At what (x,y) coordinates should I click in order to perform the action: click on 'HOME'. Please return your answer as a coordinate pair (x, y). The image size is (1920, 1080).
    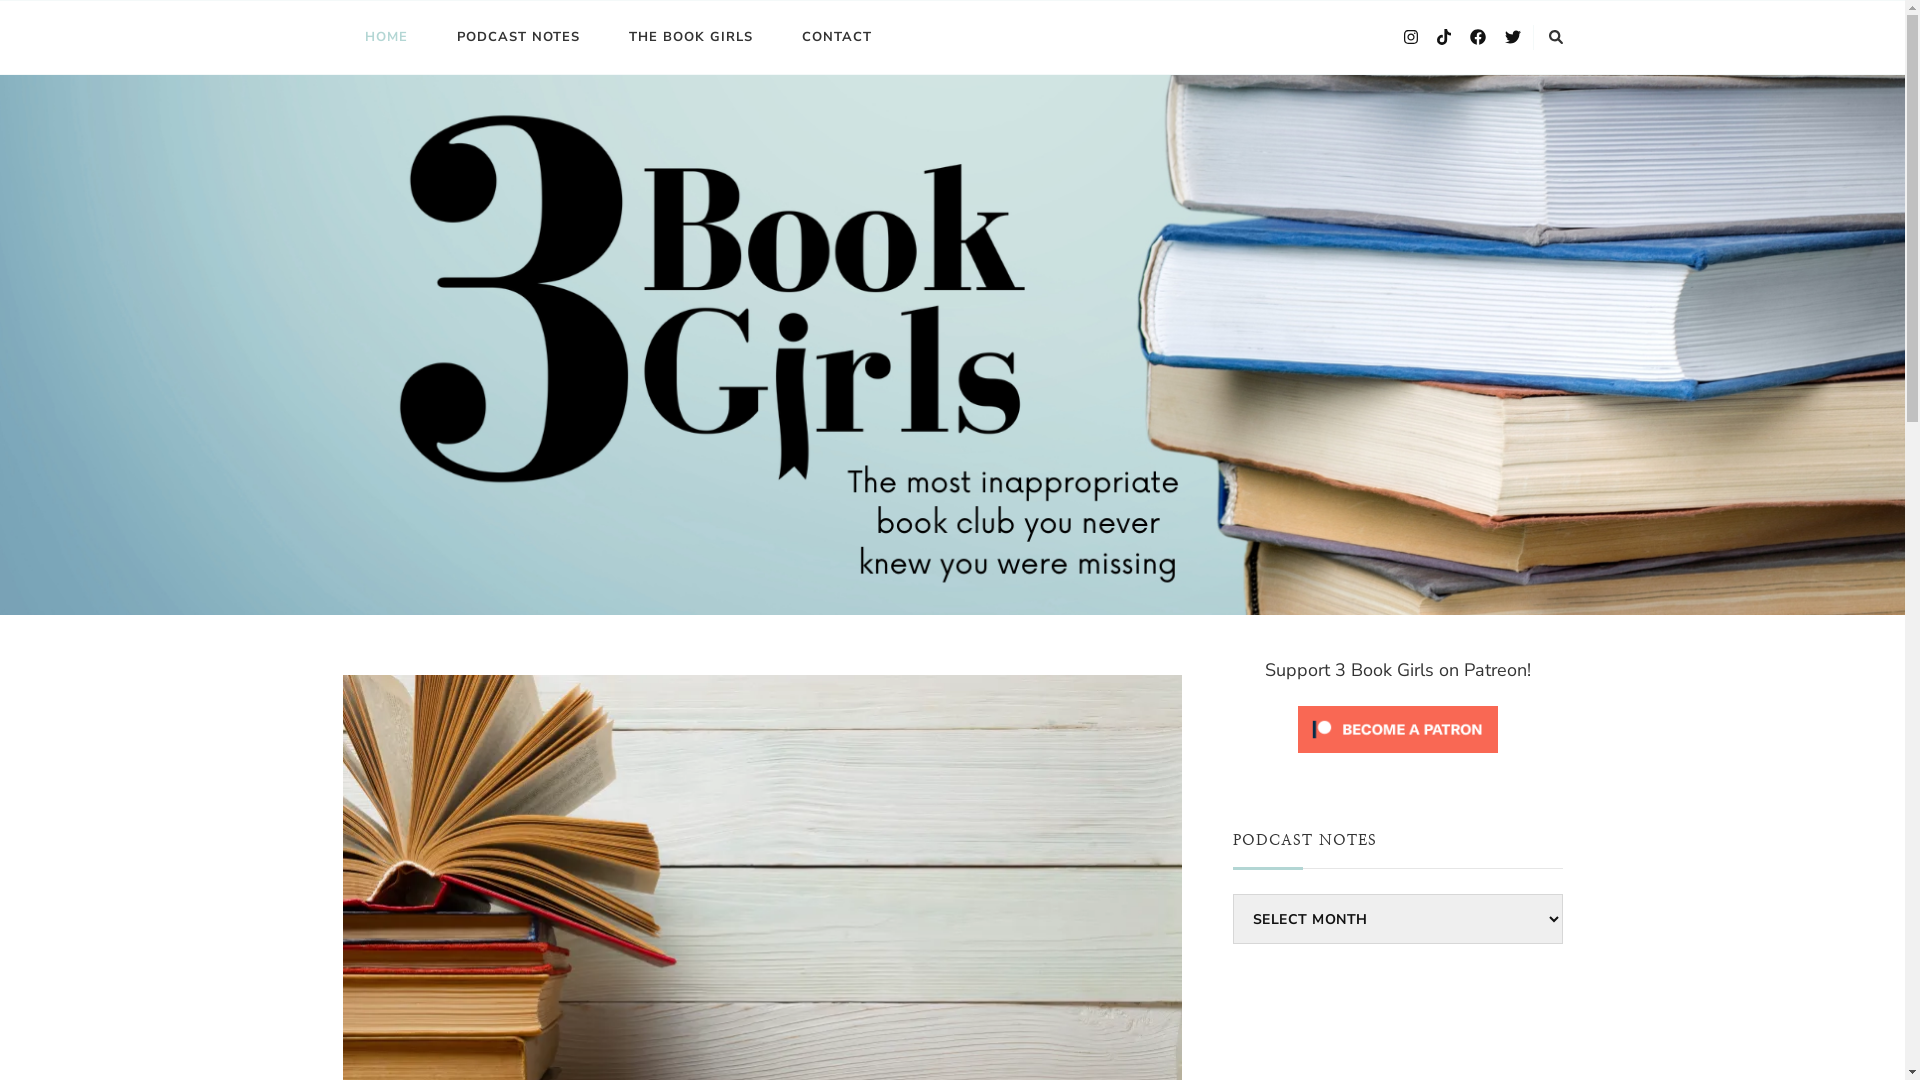
    Looking at the image, I should click on (385, 37).